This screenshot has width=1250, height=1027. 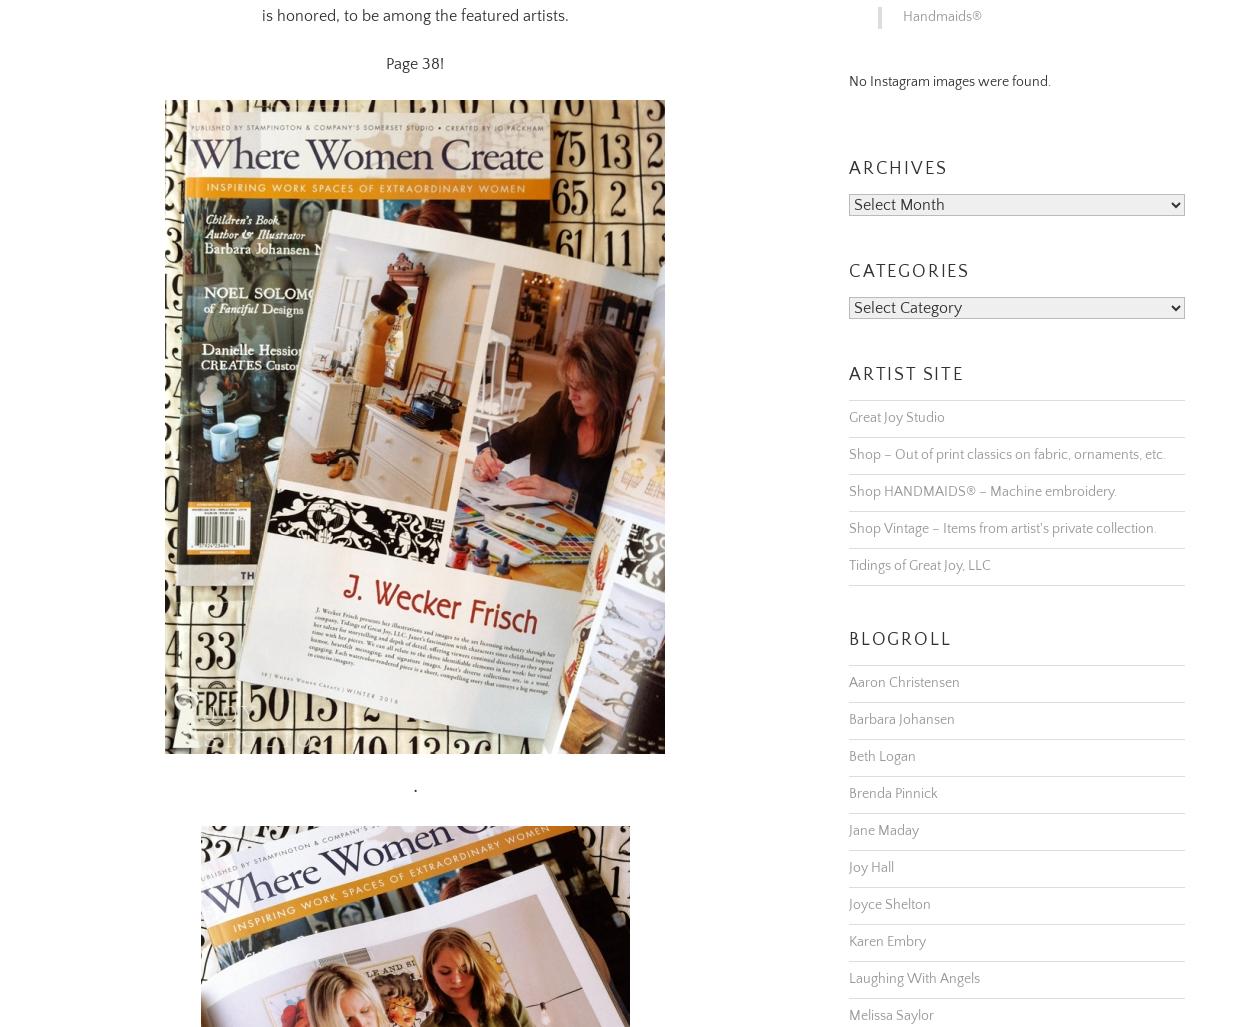 What do you see at coordinates (1003, 503) in the screenshot?
I see `'Shop Vintage – Items from artist's private collection.'` at bounding box center [1003, 503].